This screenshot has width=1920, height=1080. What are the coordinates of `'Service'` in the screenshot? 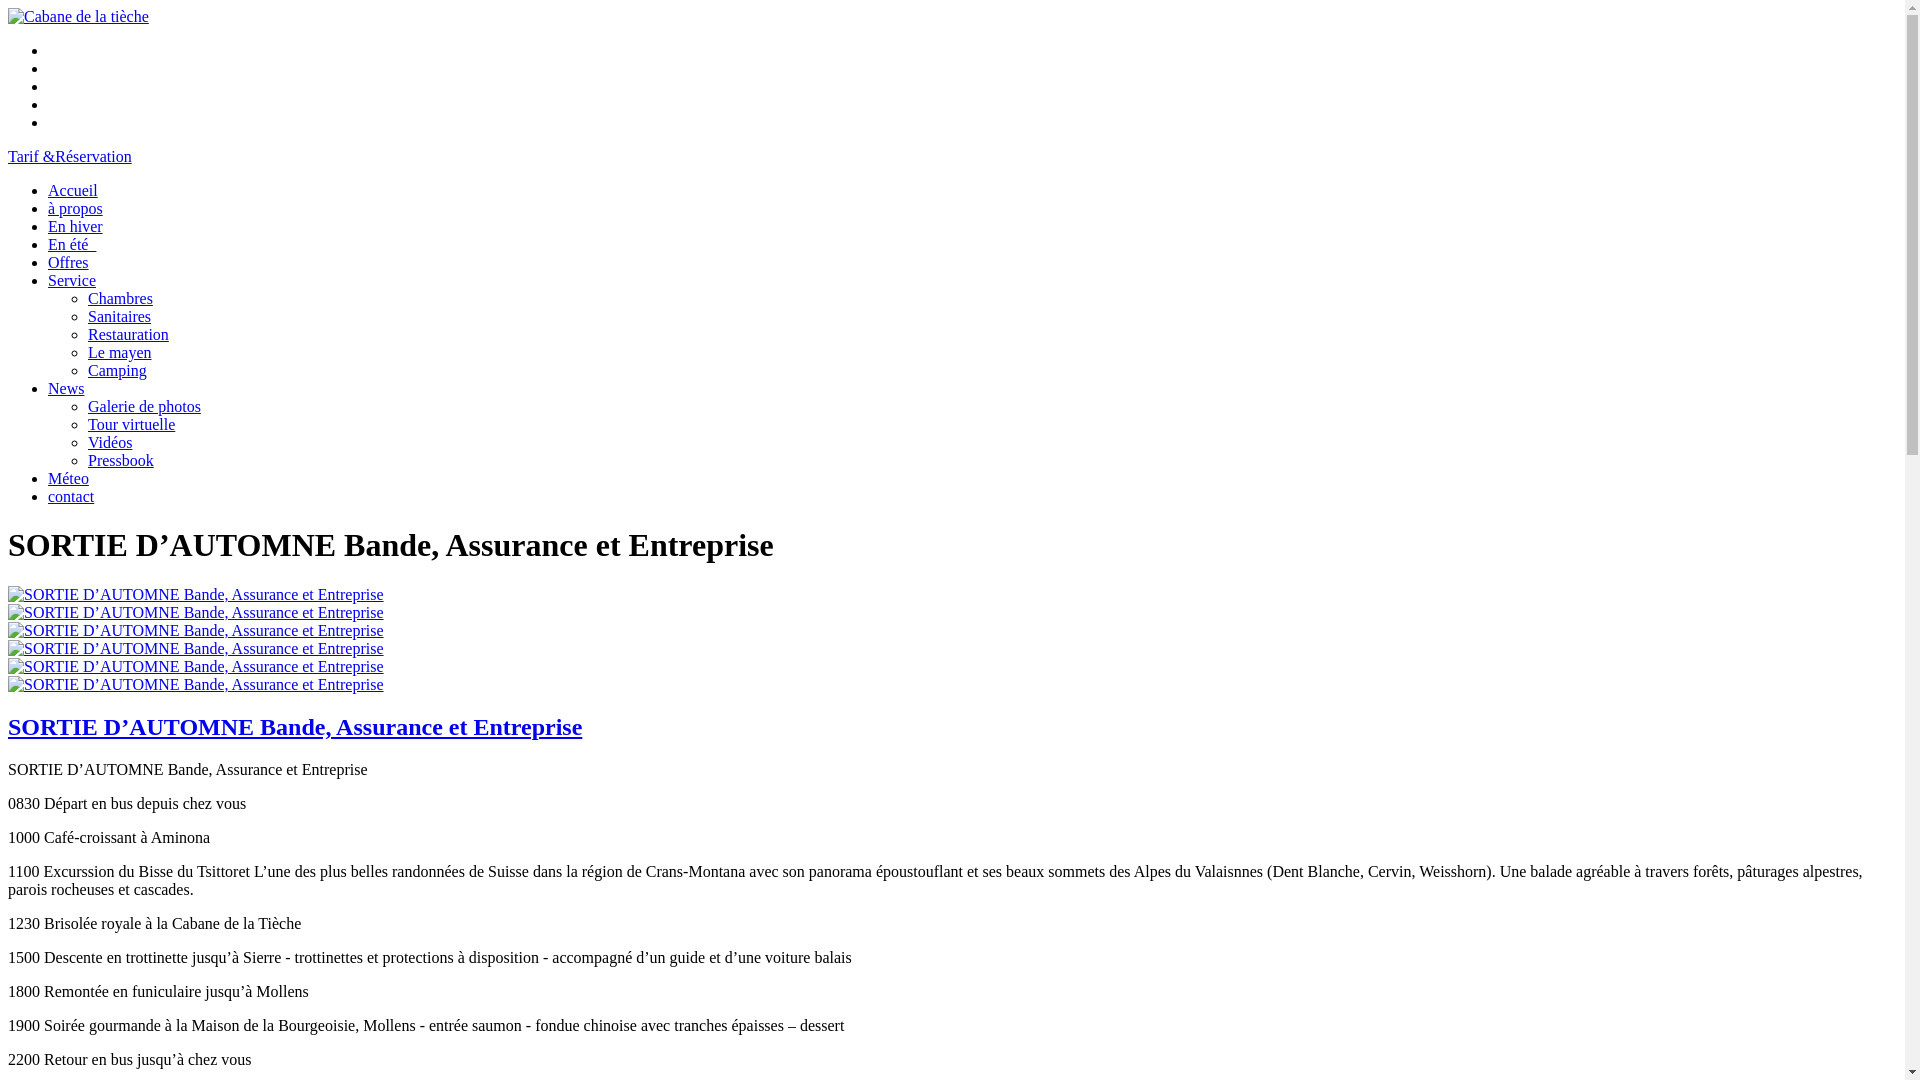 It's located at (72, 280).